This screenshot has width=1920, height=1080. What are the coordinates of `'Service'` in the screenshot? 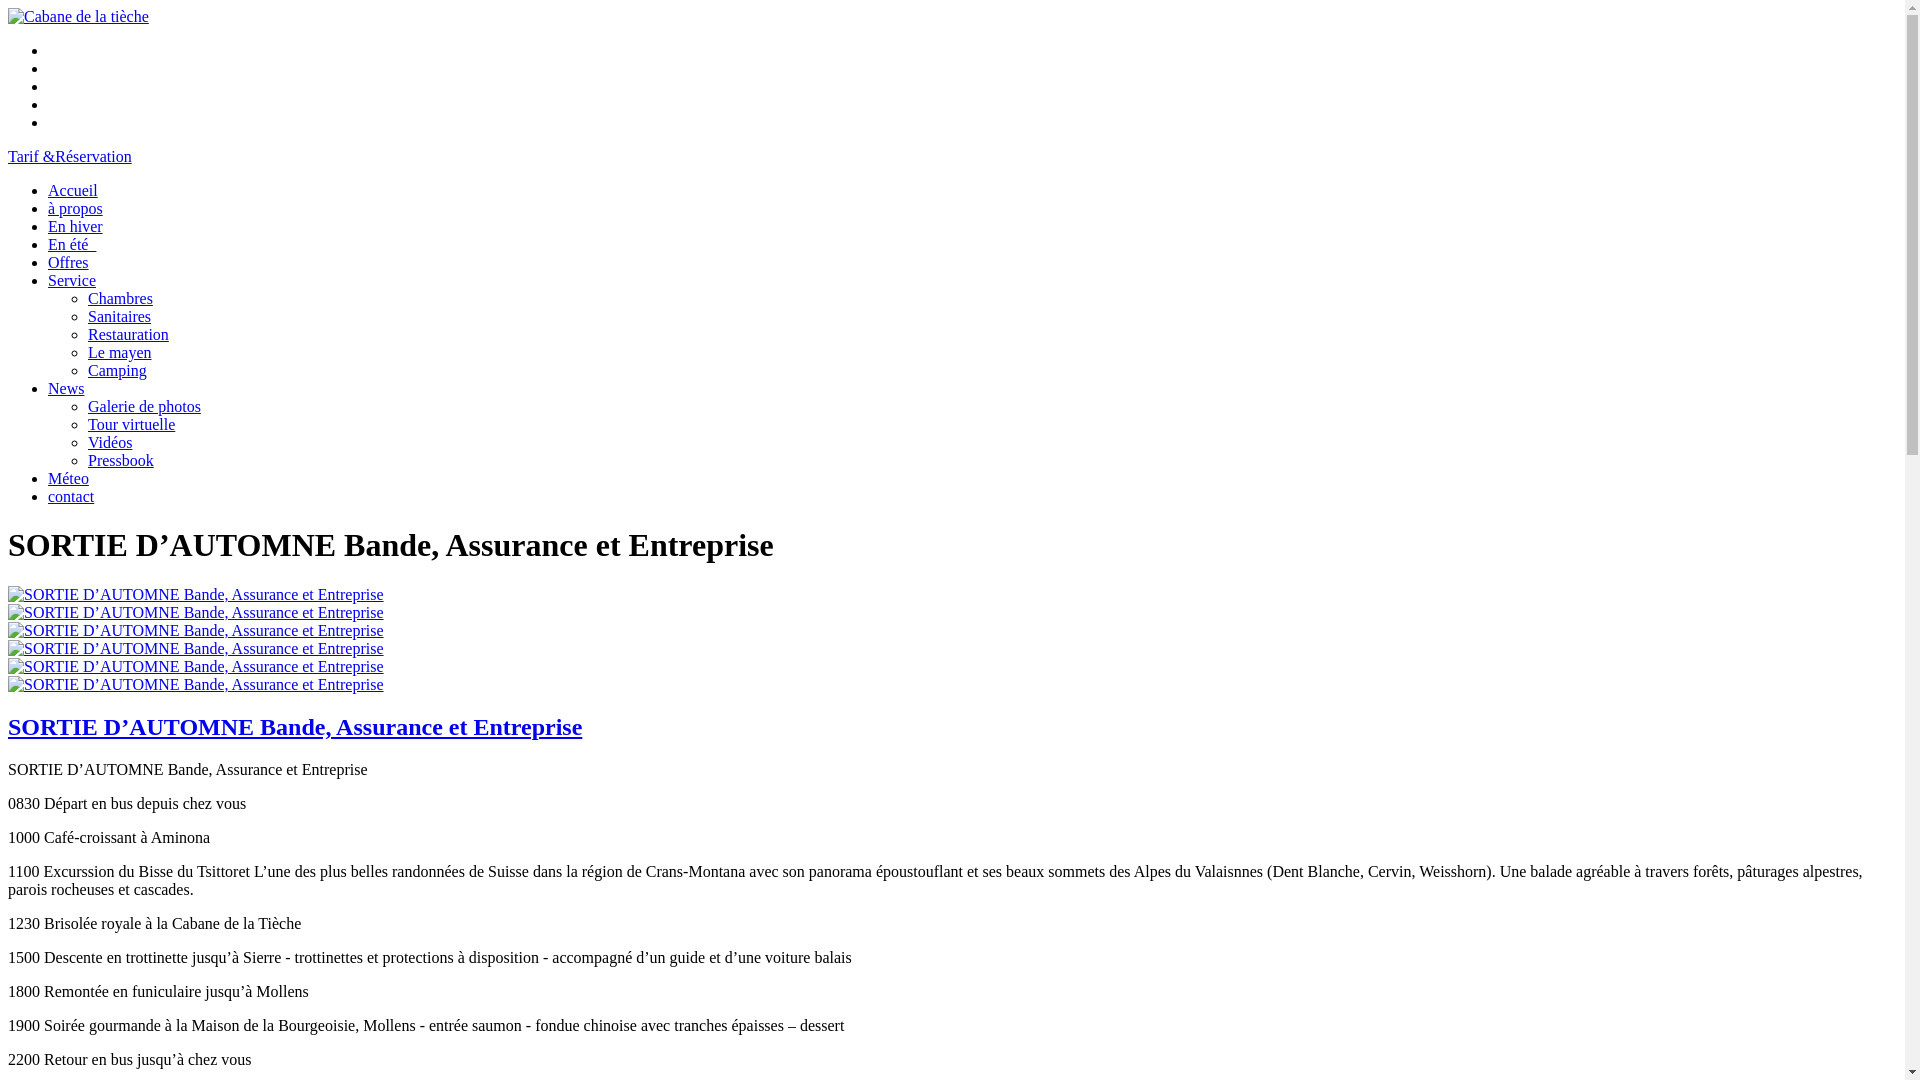 It's located at (72, 280).